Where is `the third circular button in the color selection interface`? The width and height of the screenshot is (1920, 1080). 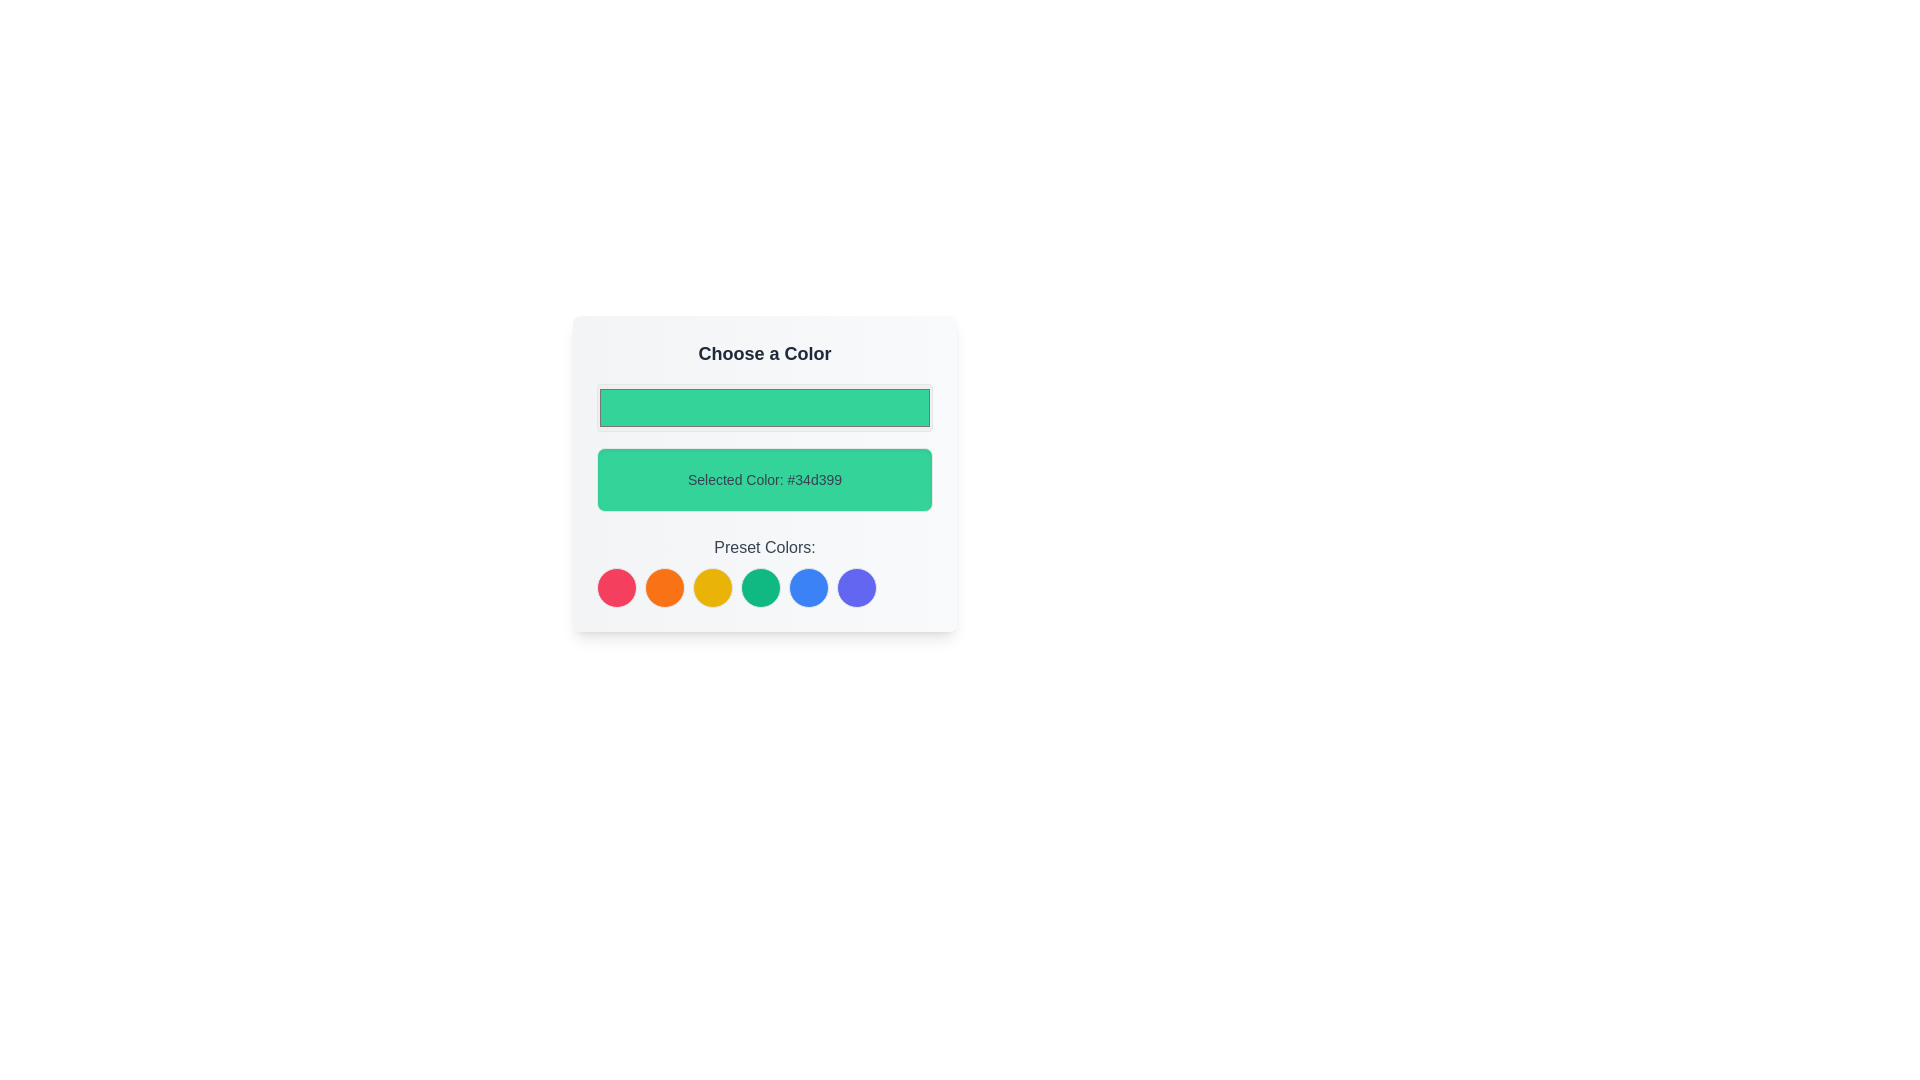
the third circular button in the color selection interface is located at coordinates (713, 586).